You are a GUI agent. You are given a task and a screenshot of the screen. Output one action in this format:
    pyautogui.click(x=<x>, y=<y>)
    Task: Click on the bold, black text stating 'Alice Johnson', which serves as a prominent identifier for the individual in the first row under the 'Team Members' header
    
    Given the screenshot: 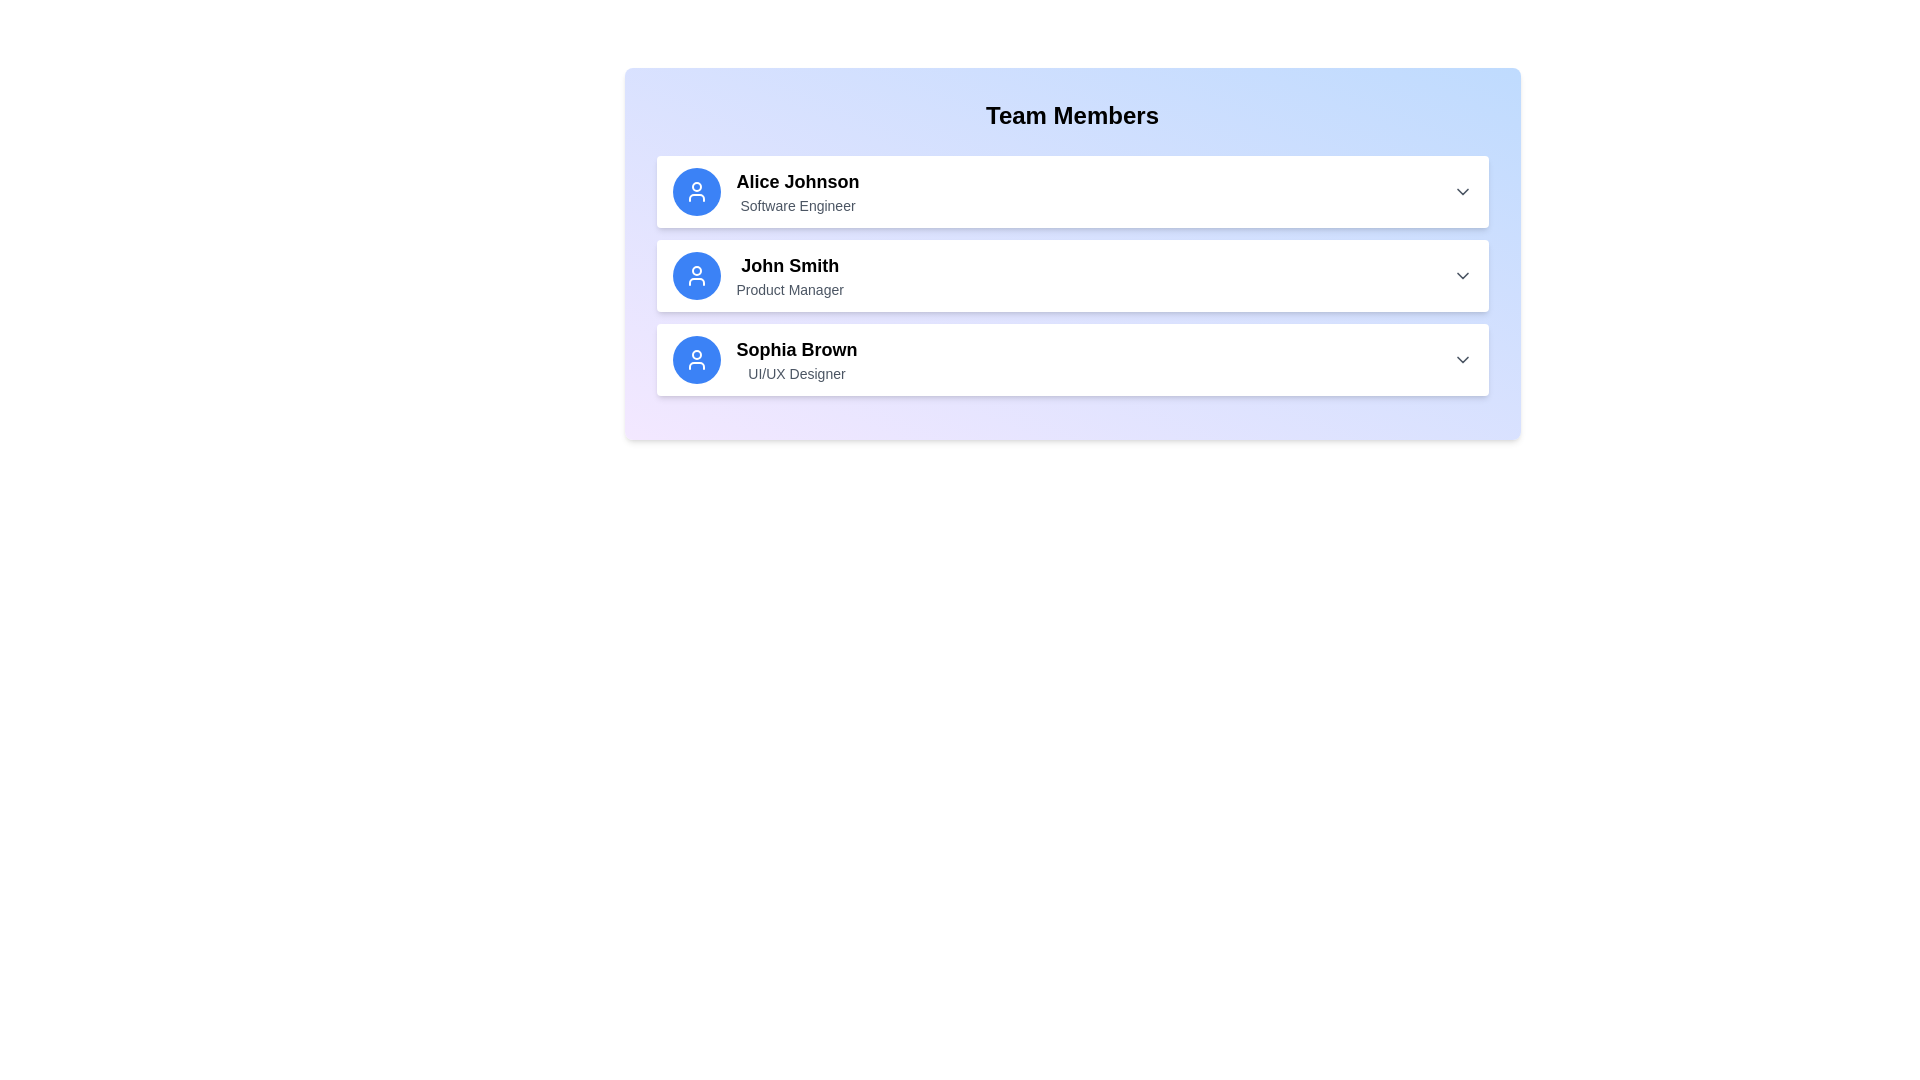 What is the action you would take?
    pyautogui.click(x=796, y=181)
    